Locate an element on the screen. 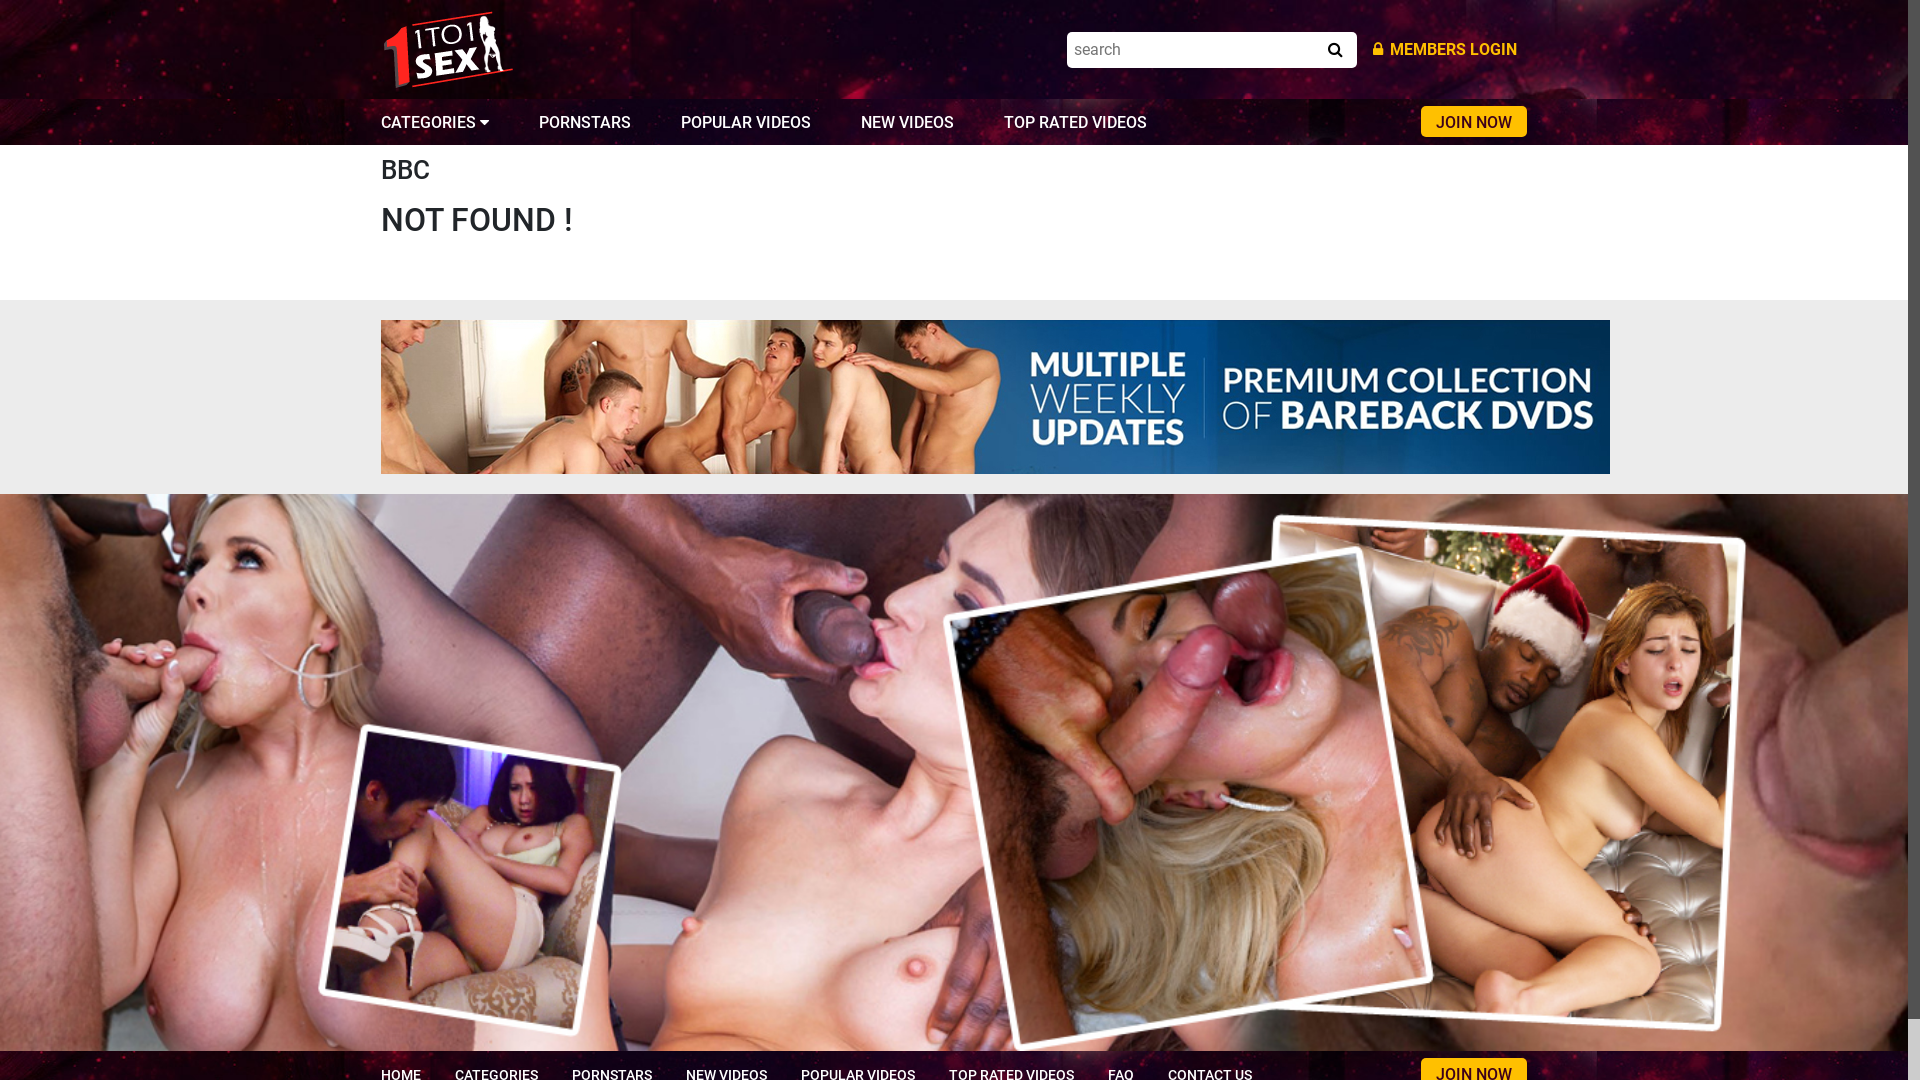 The height and width of the screenshot is (1080, 1920). 'PORNSTARS' is located at coordinates (584, 122).